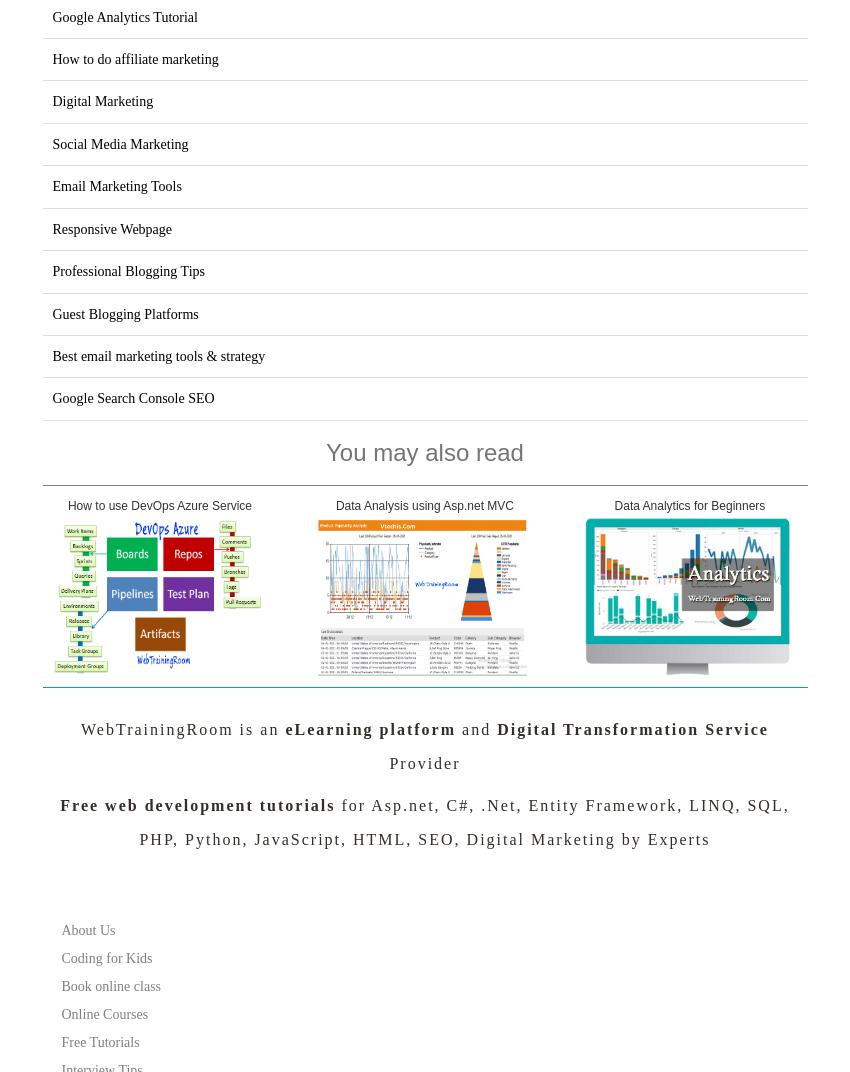 The image size is (850, 1072). What do you see at coordinates (159, 505) in the screenshot?
I see `'How to use DevOps Azure Service'` at bounding box center [159, 505].